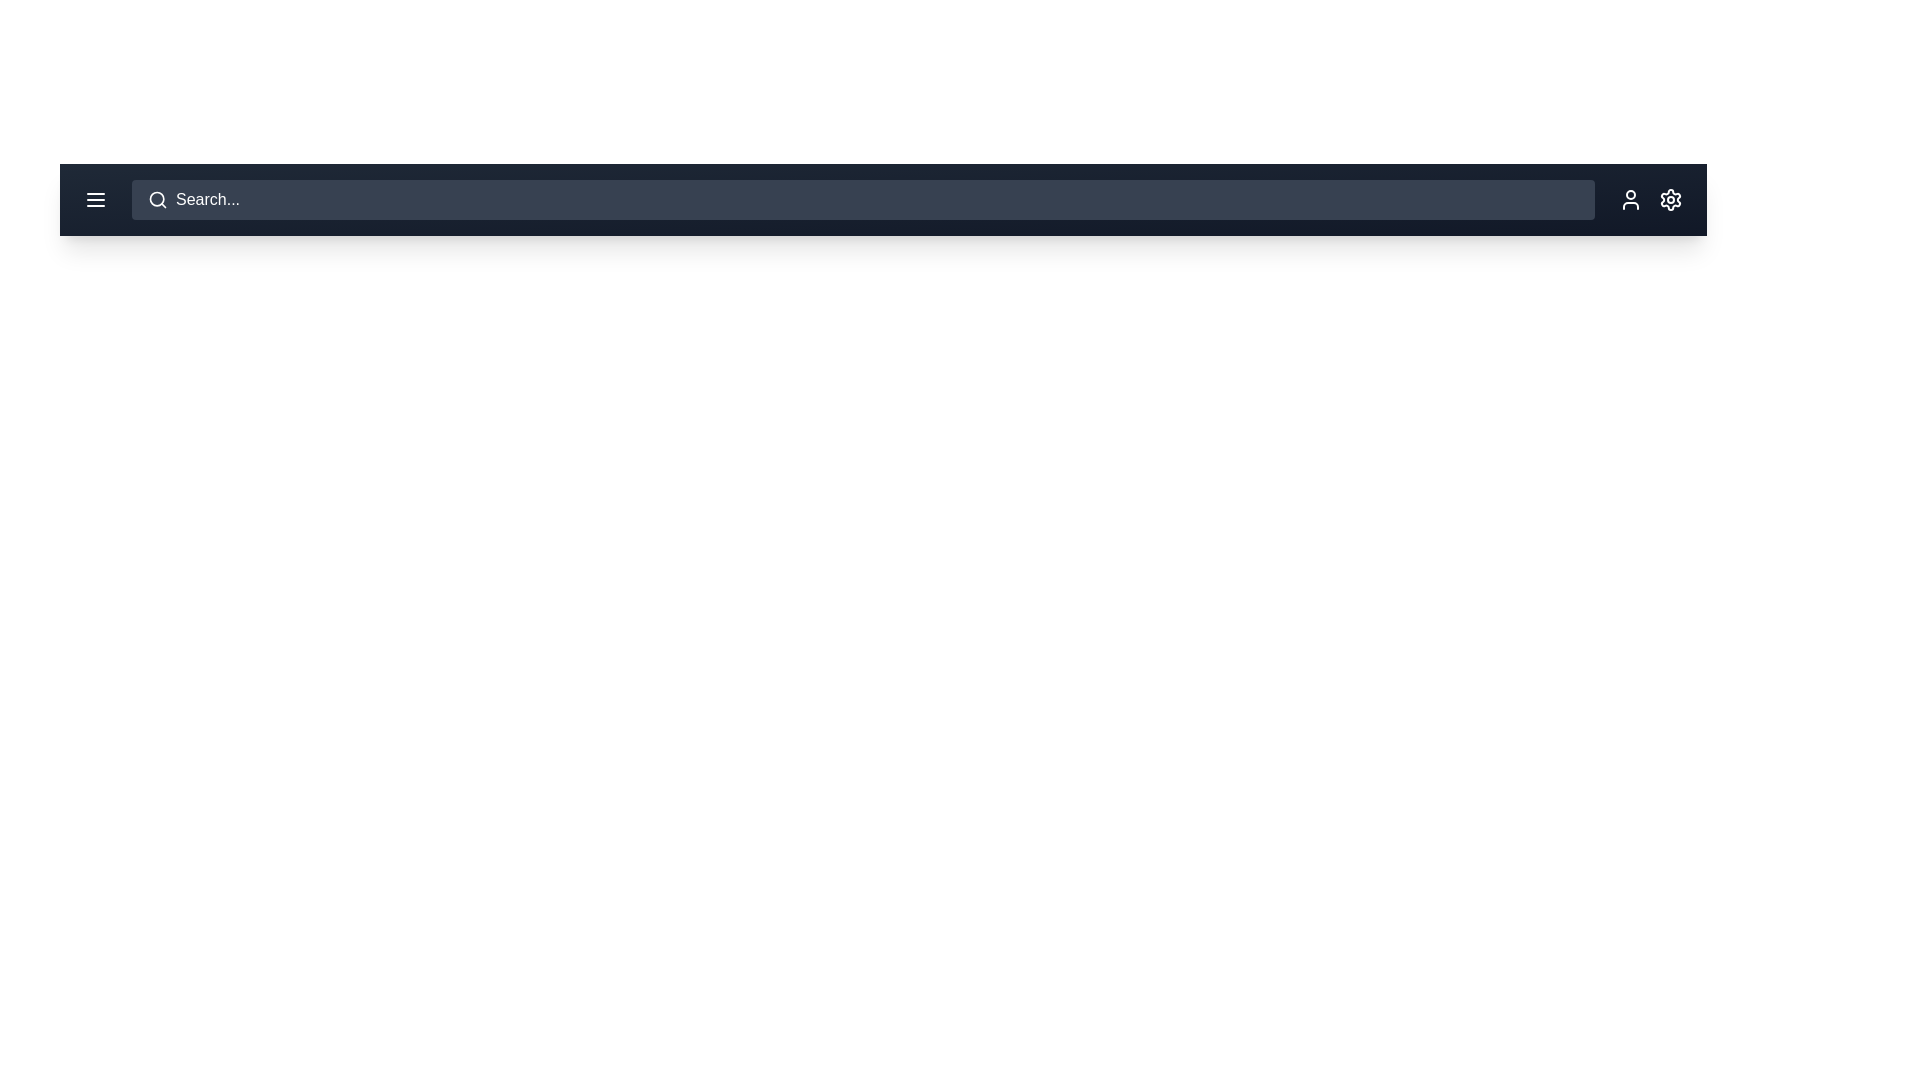 Image resolution: width=1920 pixels, height=1080 pixels. I want to click on the user profile button in the app bar, so click(1631, 200).